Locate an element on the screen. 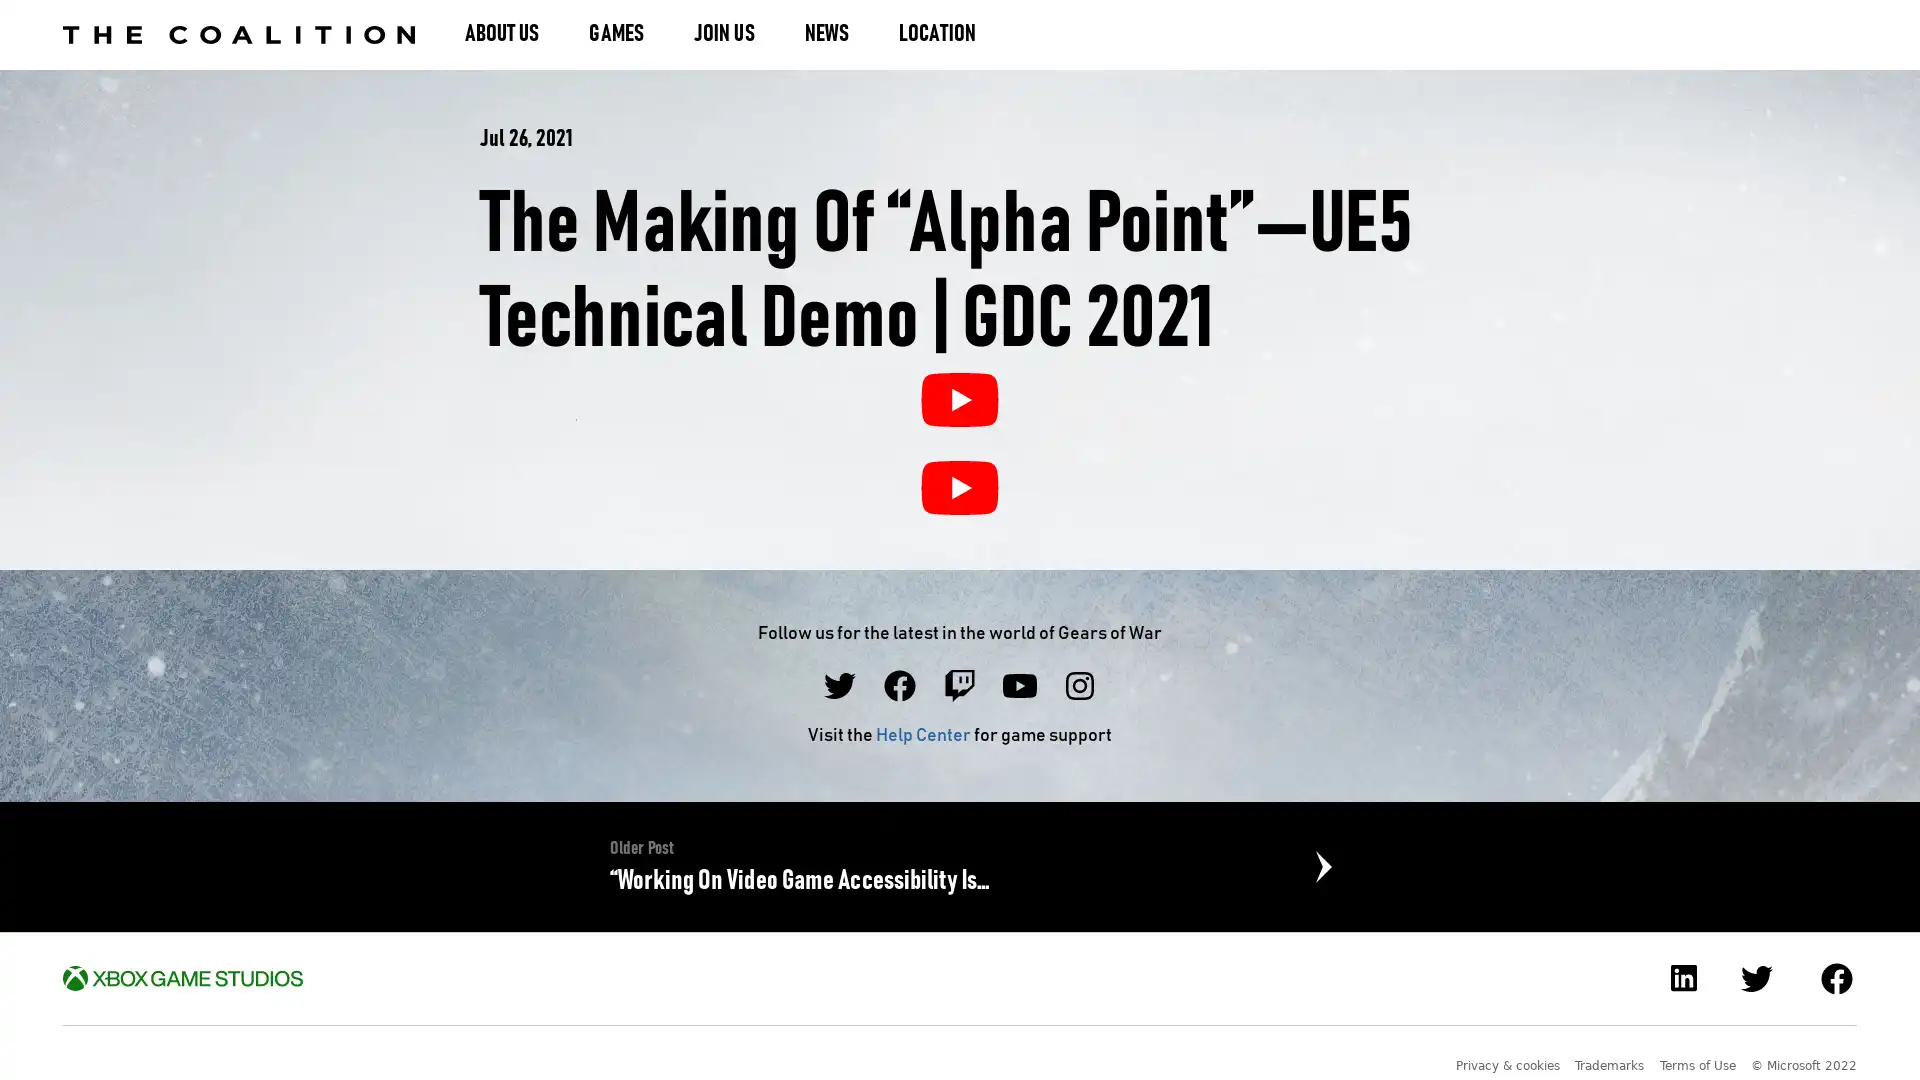 This screenshot has height=1080, width=1920. The Making of Alpha PointUE5 Technical Demo | GDC 2021 is located at coordinates (960, 659).